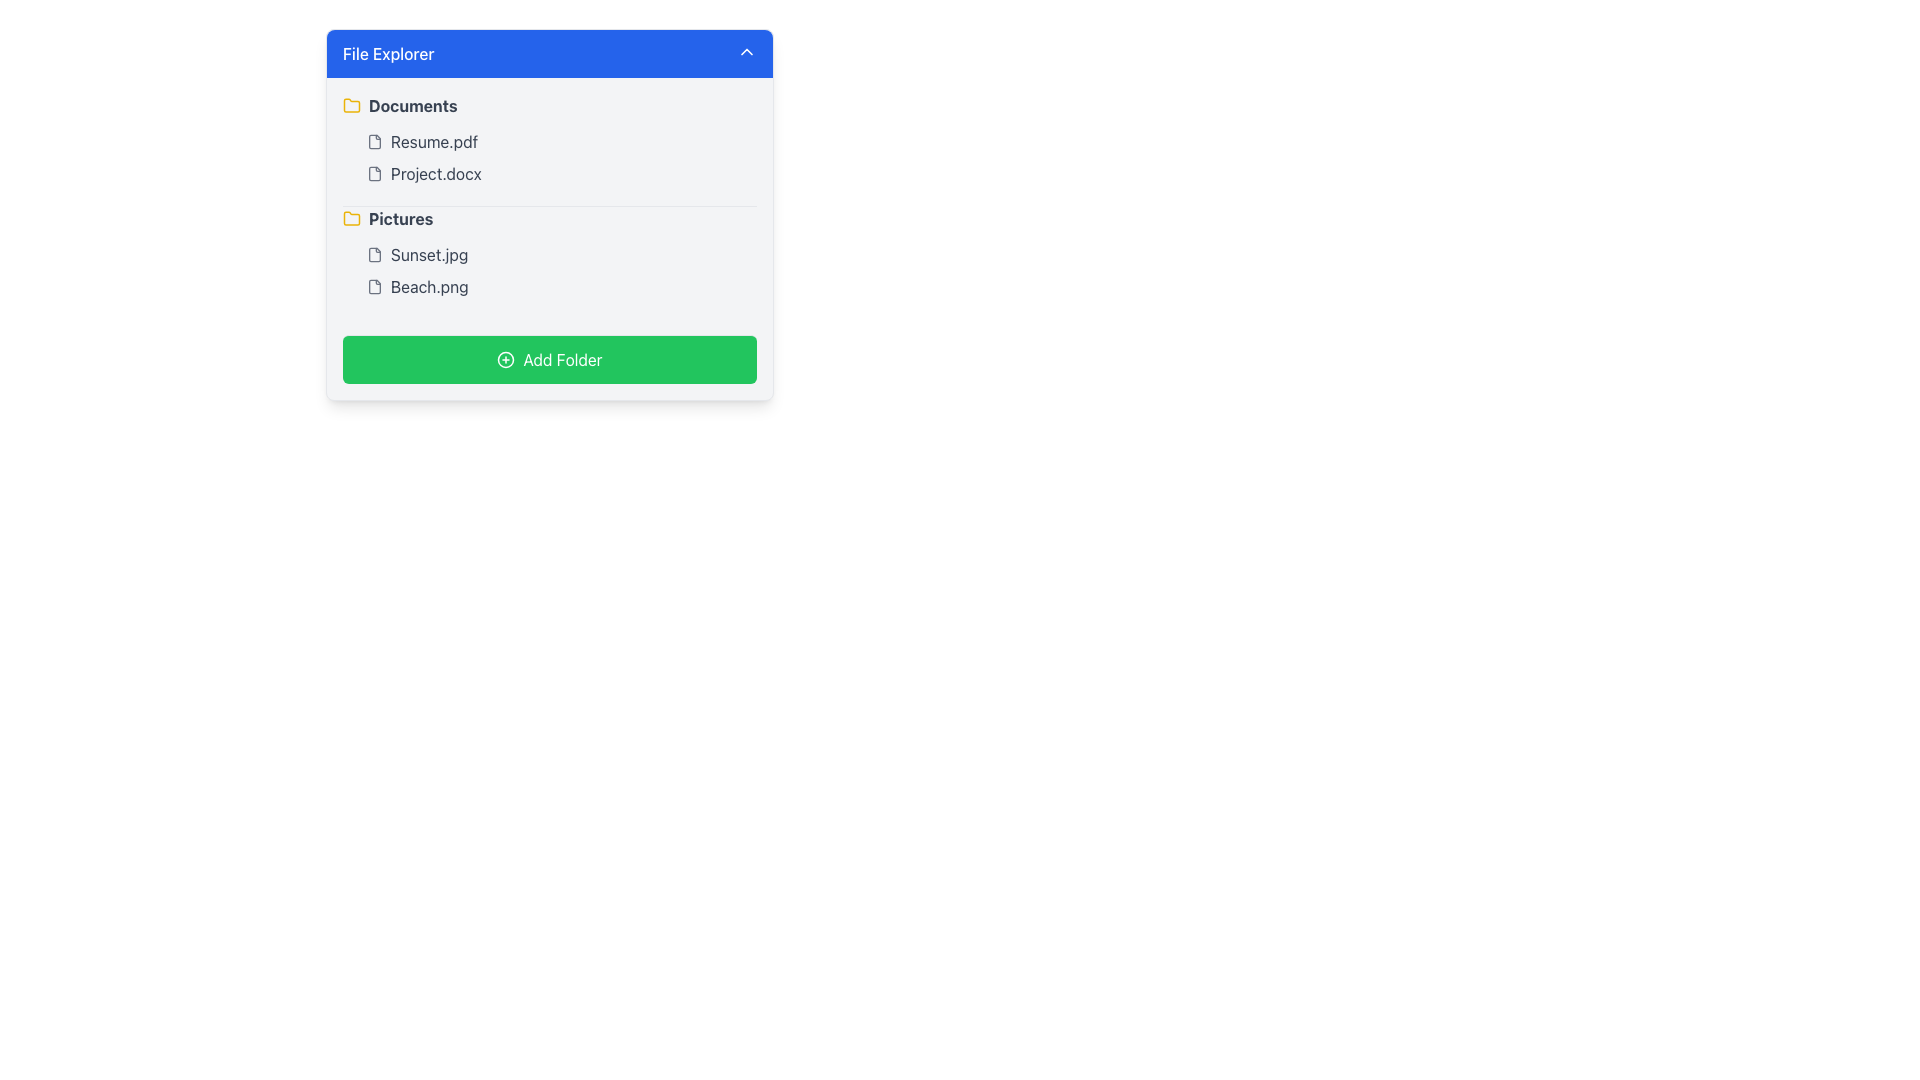 The height and width of the screenshot is (1080, 1920). Describe the element at coordinates (550, 149) in the screenshot. I see `the 'Documents' section in the File Explorer` at that location.